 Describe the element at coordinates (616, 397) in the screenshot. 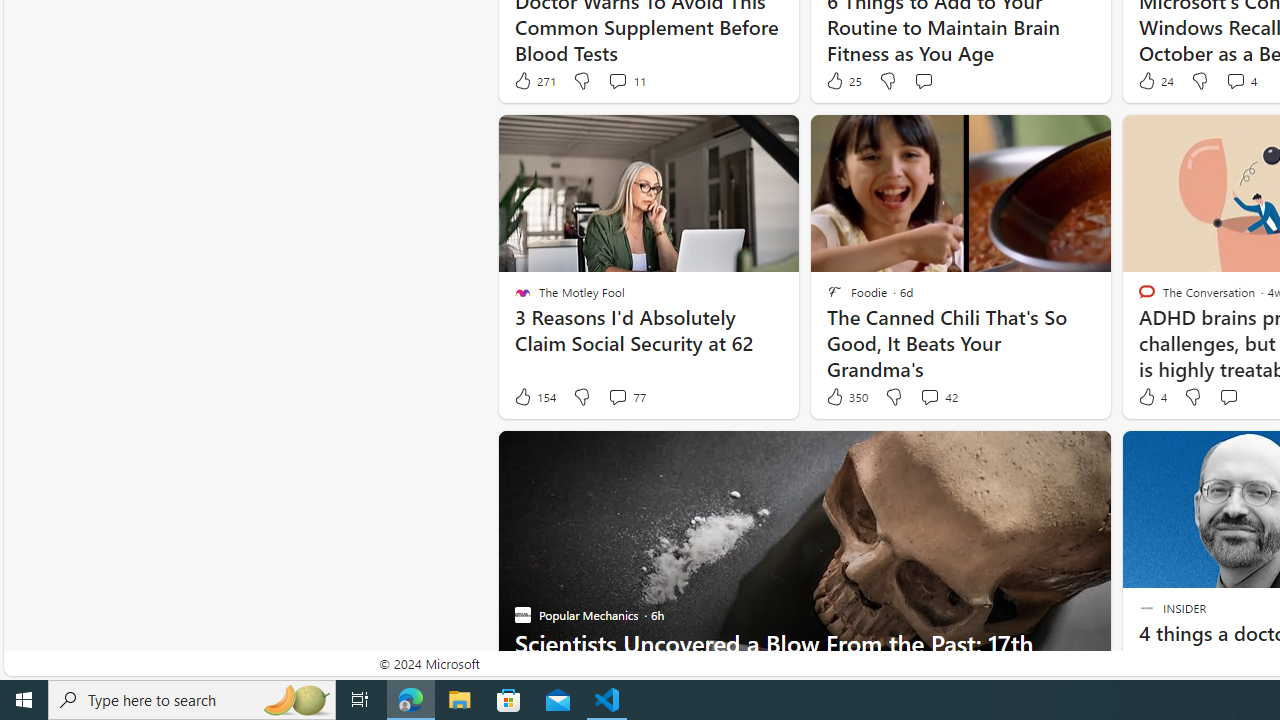

I see `'View comments 77 Comment'` at that location.